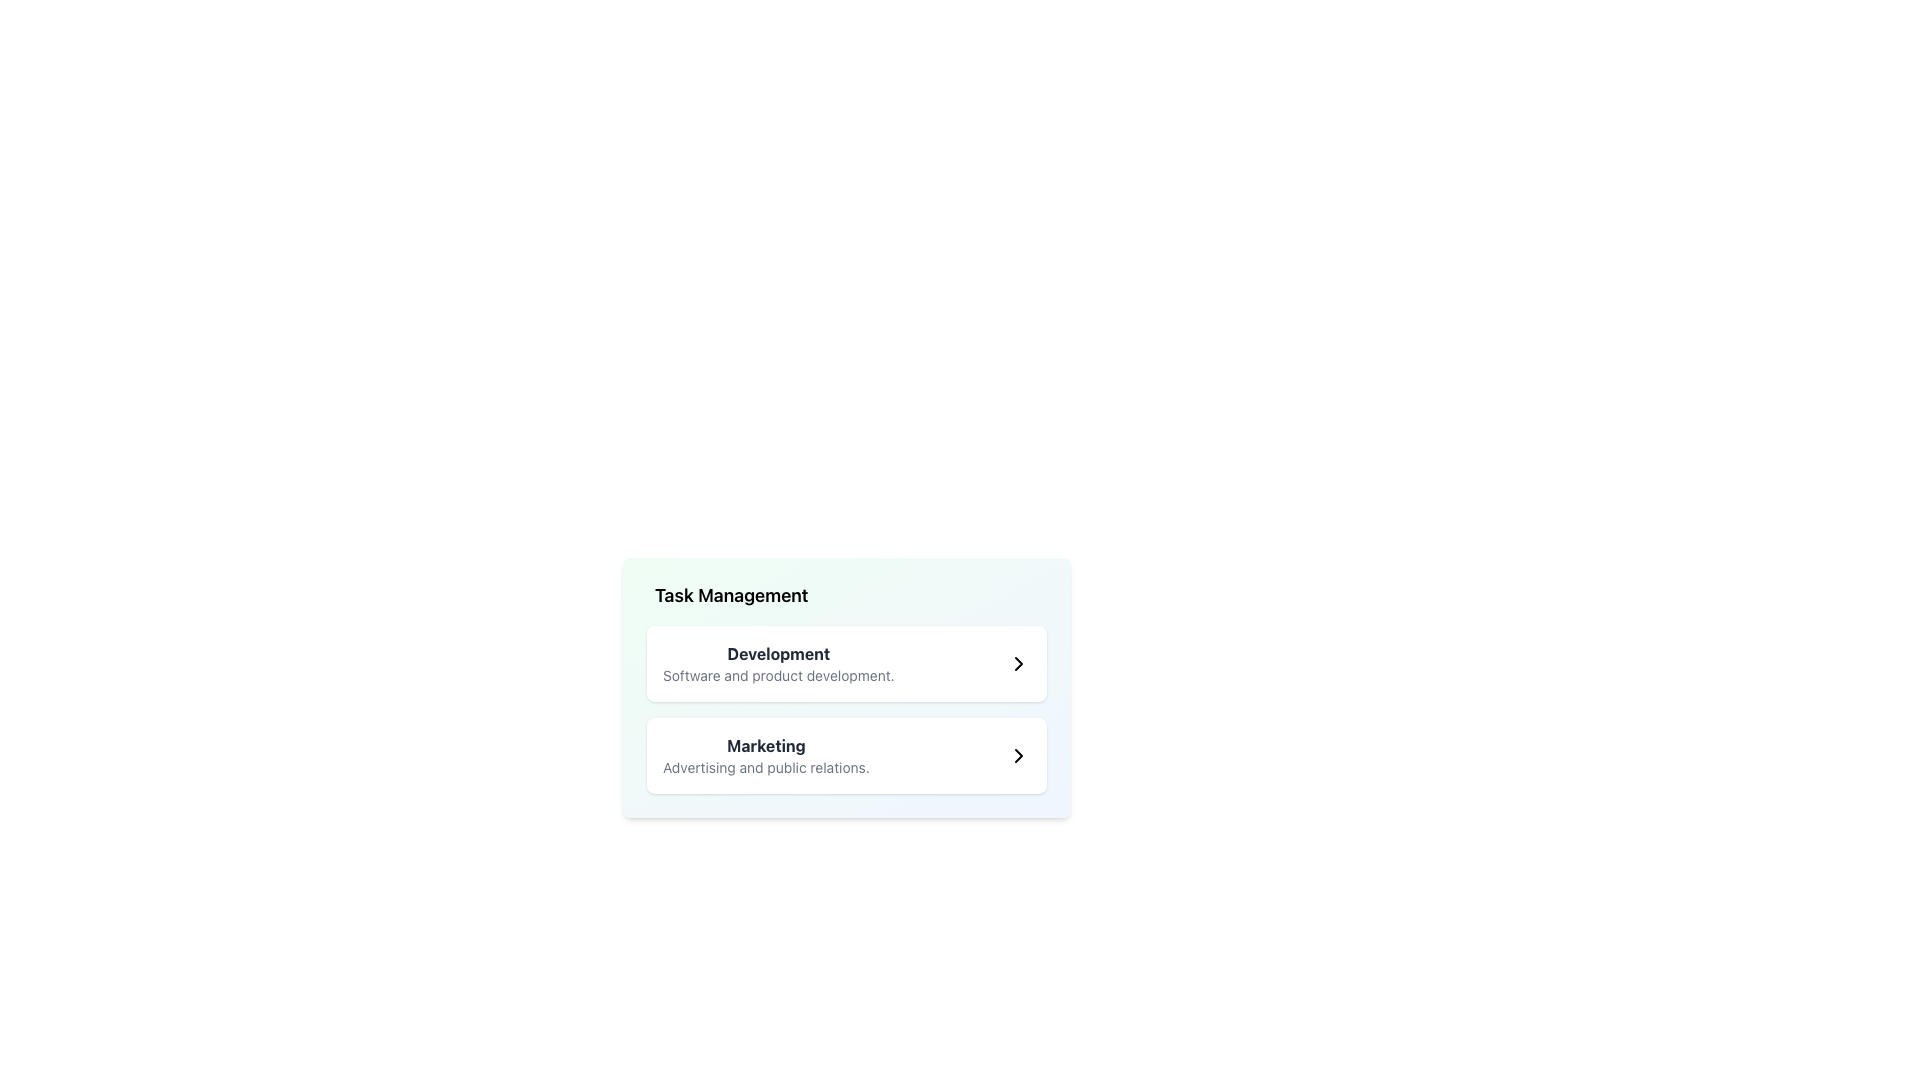 This screenshot has width=1920, height=1080. Describe the element at coordinates (1018, 663) in the screenshot. I see `the right-pointing chevron icon with a thin black outline next to the 'Development' section` at that location.